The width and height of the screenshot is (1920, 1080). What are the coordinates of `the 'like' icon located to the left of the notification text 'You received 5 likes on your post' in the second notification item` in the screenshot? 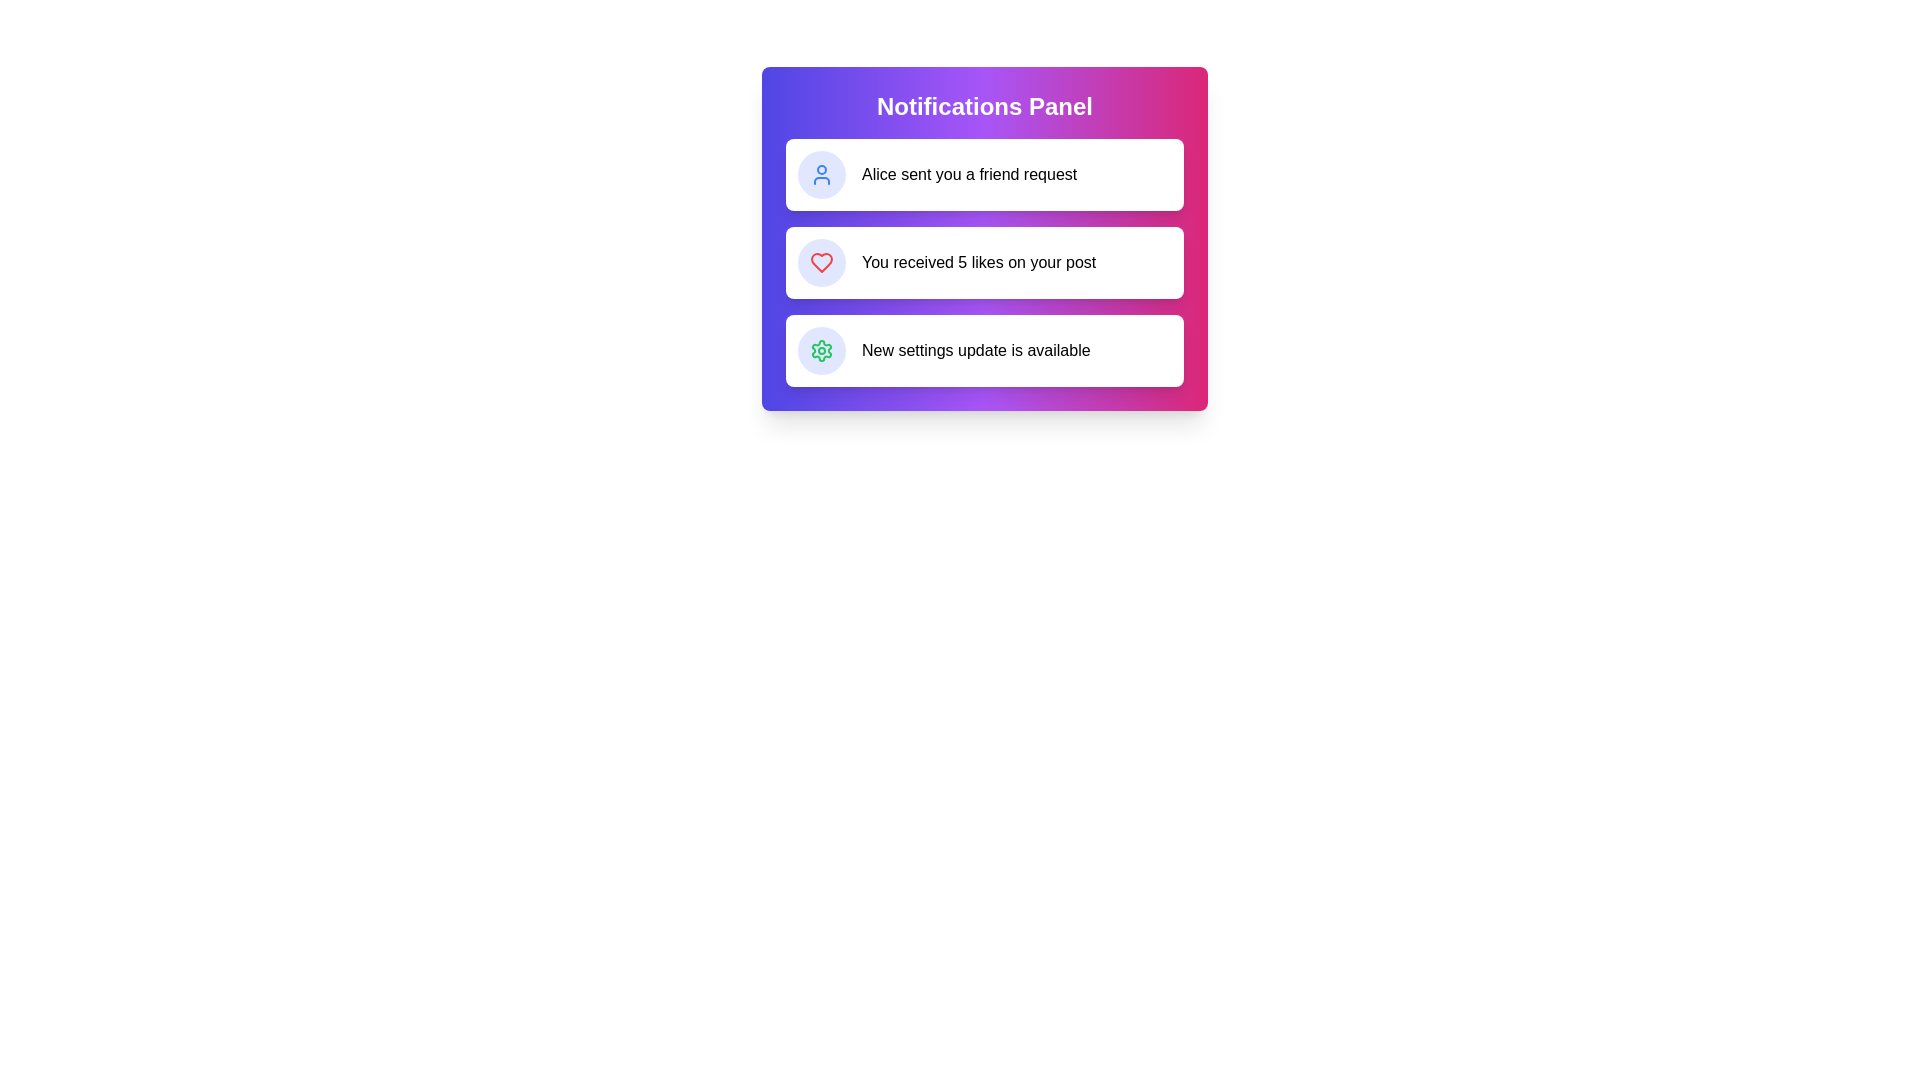 It's located at (821, 261).